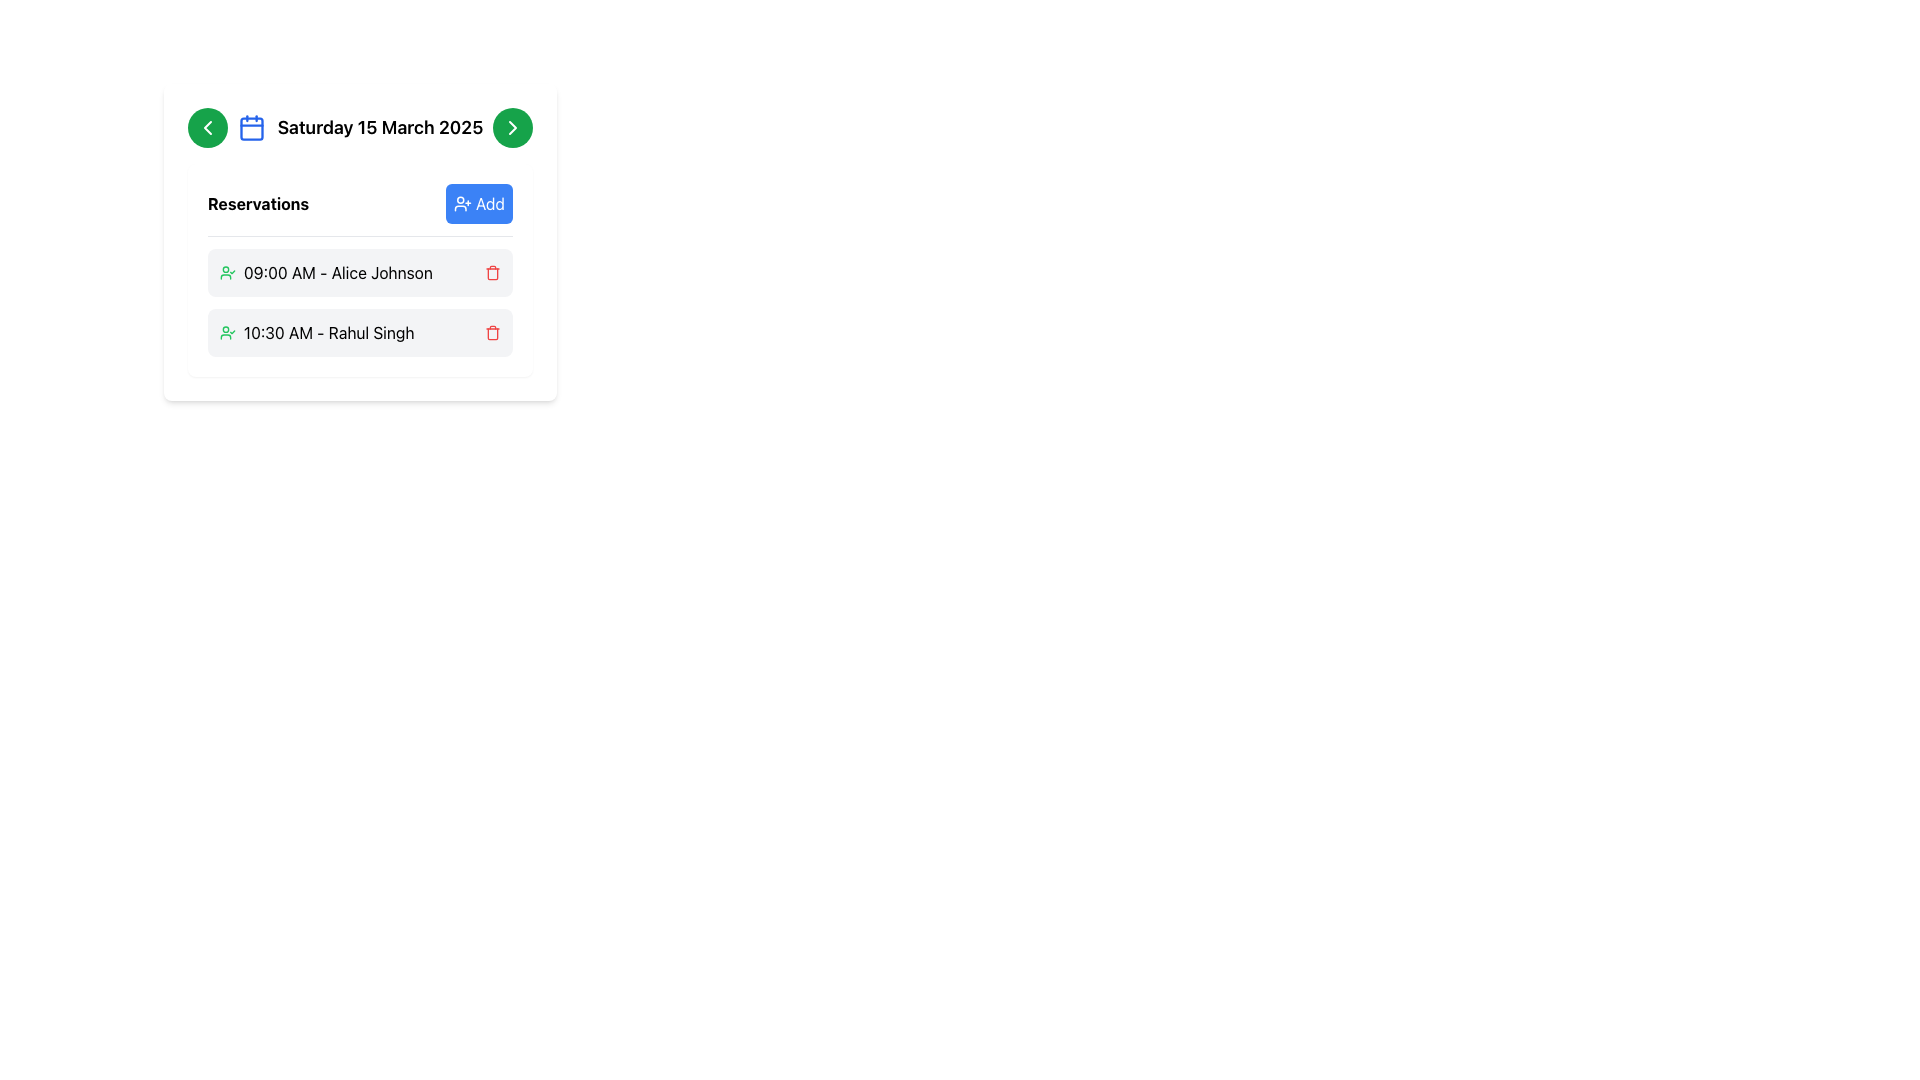 The width and height of the screenshot is (1920, 1080). Describe the element at coordinates (207, 127) in the screenshot. I see `the green circular button with a leftward arrow icon located at the top left of the card-like section` at that location.